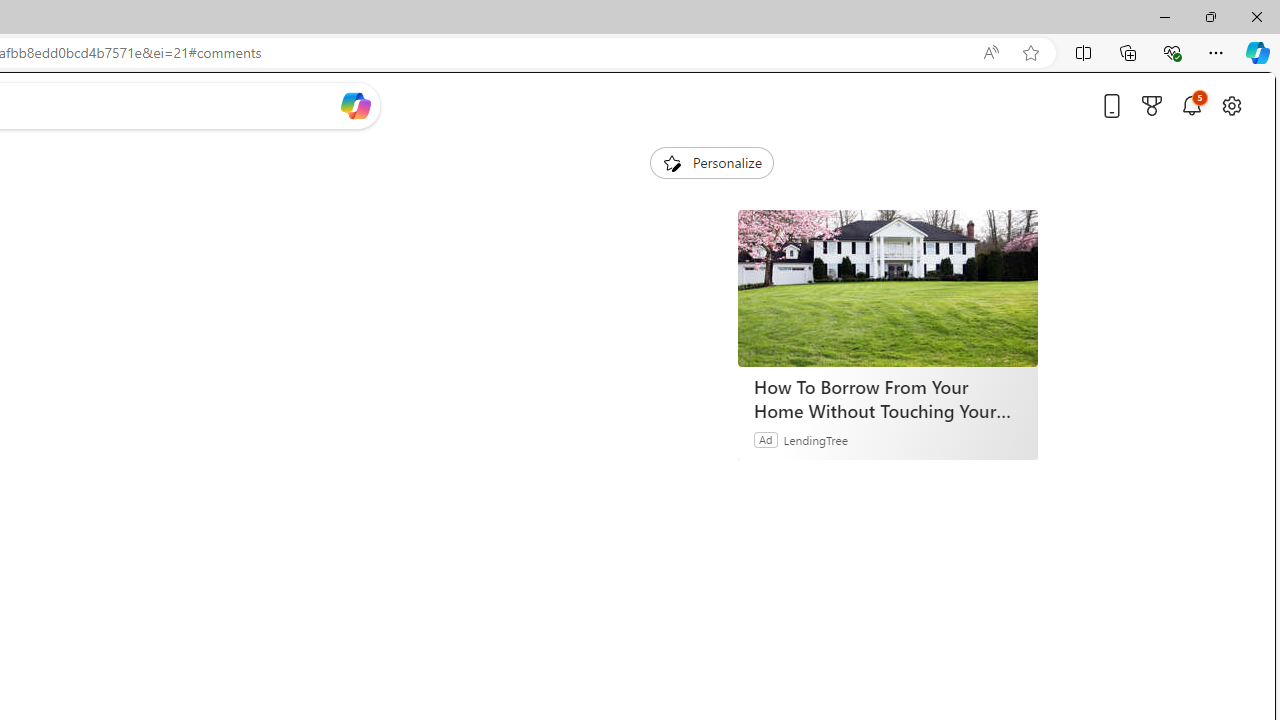  What do you see at coordinates (816, 438) in the screenshot?
I see `'LendingTree'` at bounding box center [816, 438].